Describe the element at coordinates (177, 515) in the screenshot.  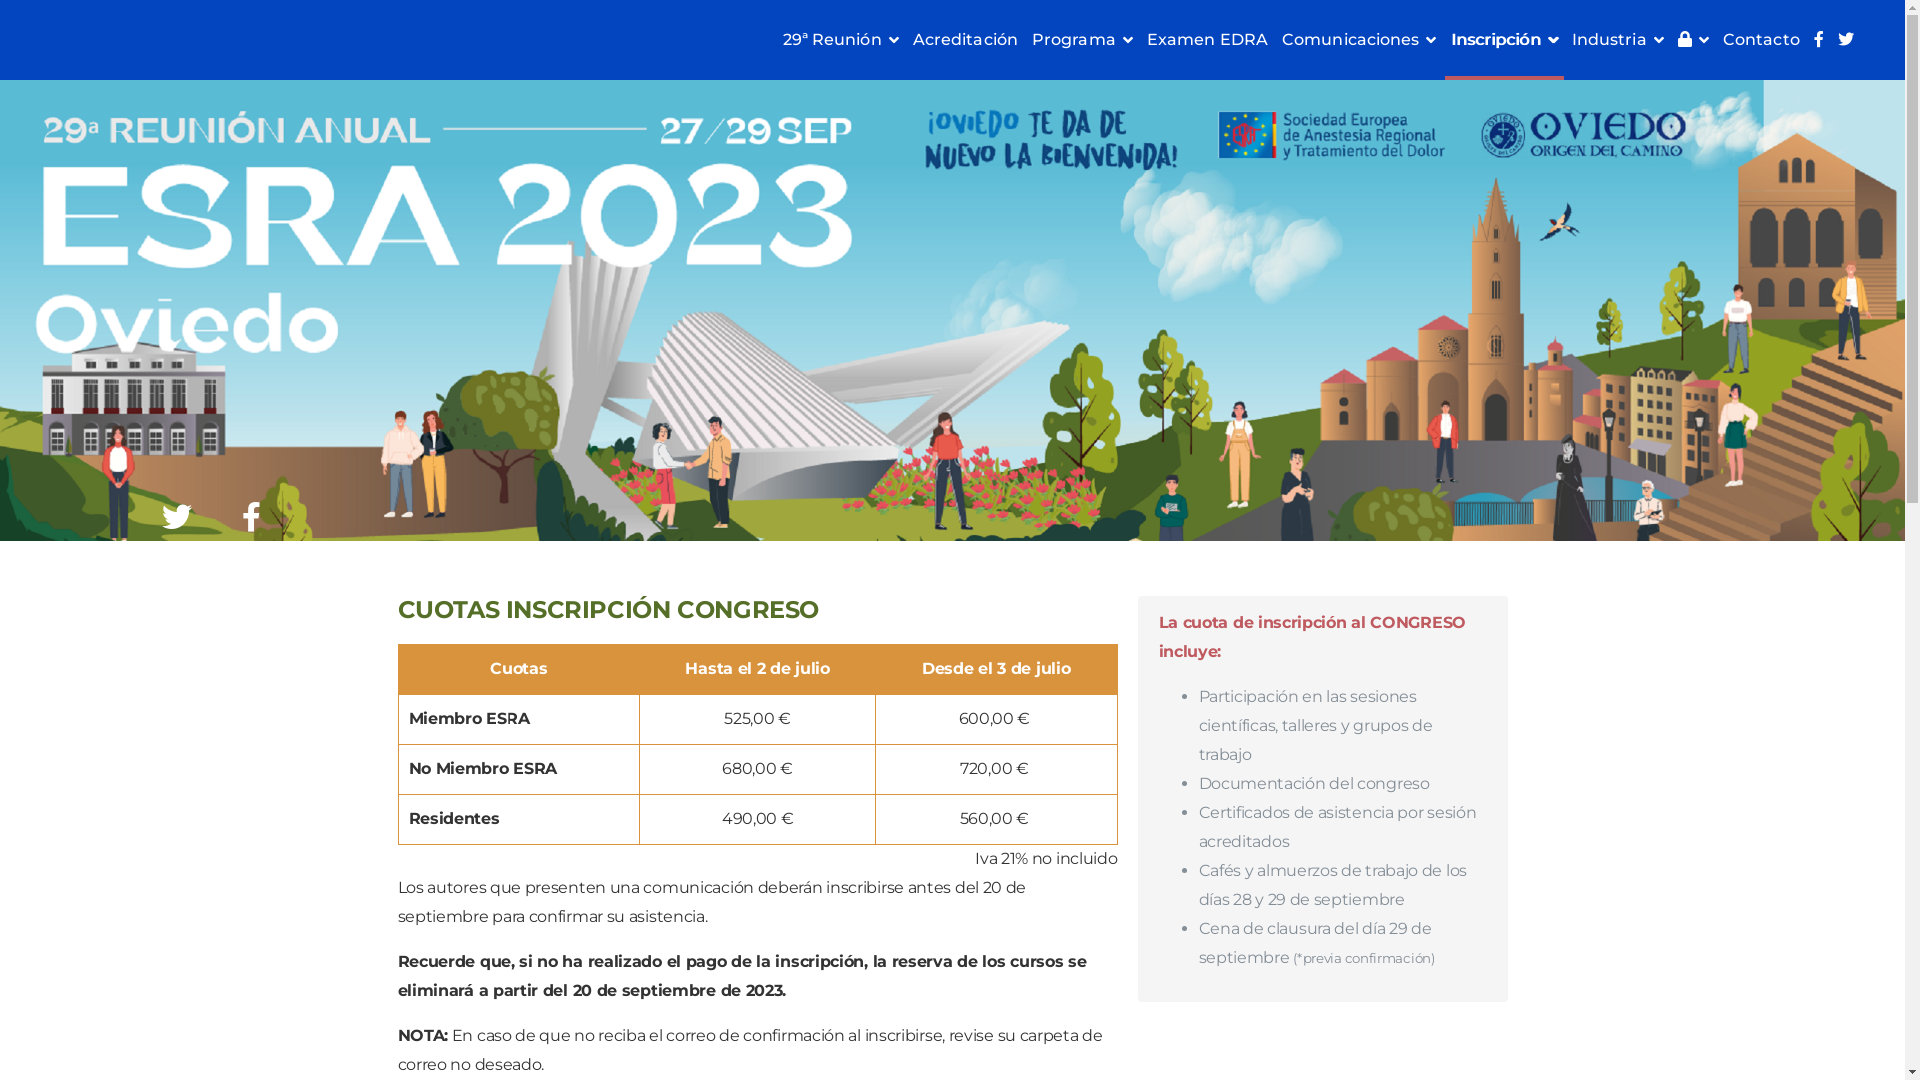
I see `'Icon group item'` at that location.